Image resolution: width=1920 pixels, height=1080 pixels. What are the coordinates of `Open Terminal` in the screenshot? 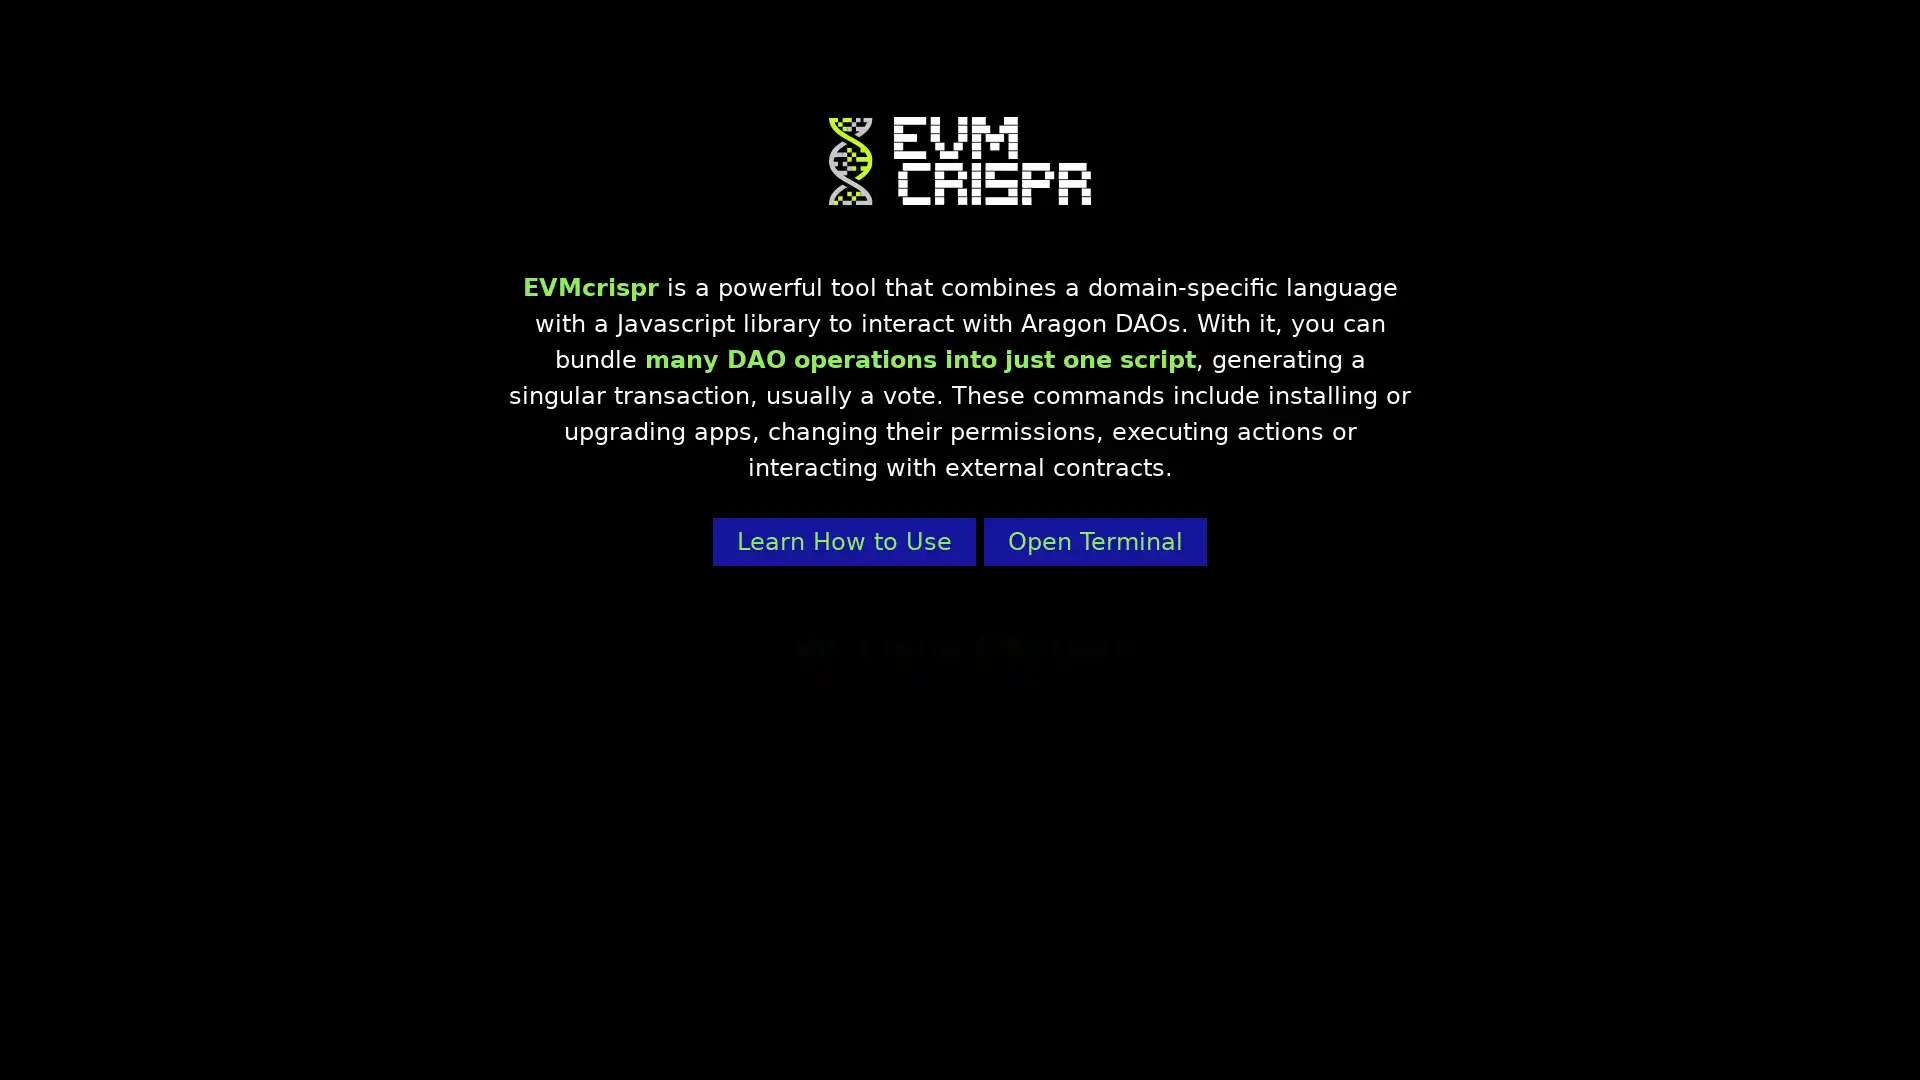 It's located at (1094, 542).